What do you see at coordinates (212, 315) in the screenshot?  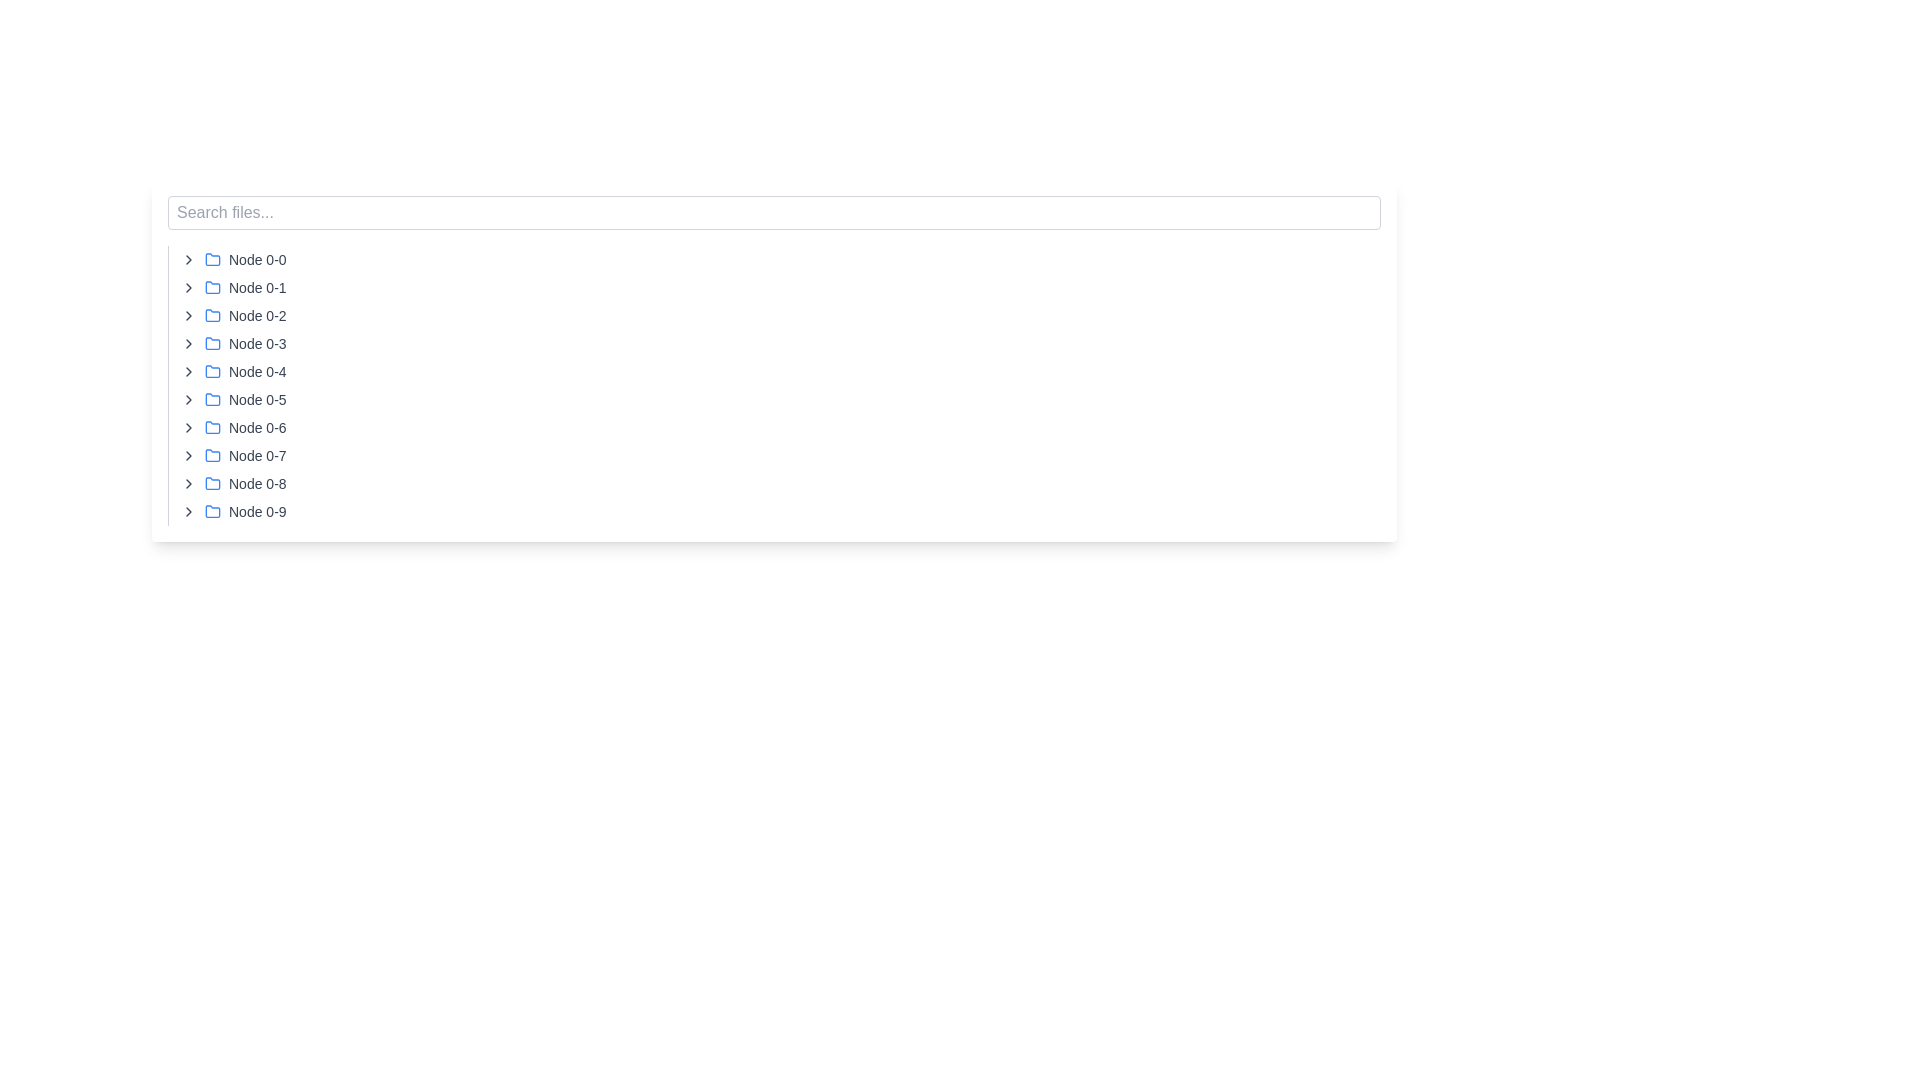 I see `the blue folder icon adjacent to the text 'Node 0-2'` at bounding box center [212, 315].